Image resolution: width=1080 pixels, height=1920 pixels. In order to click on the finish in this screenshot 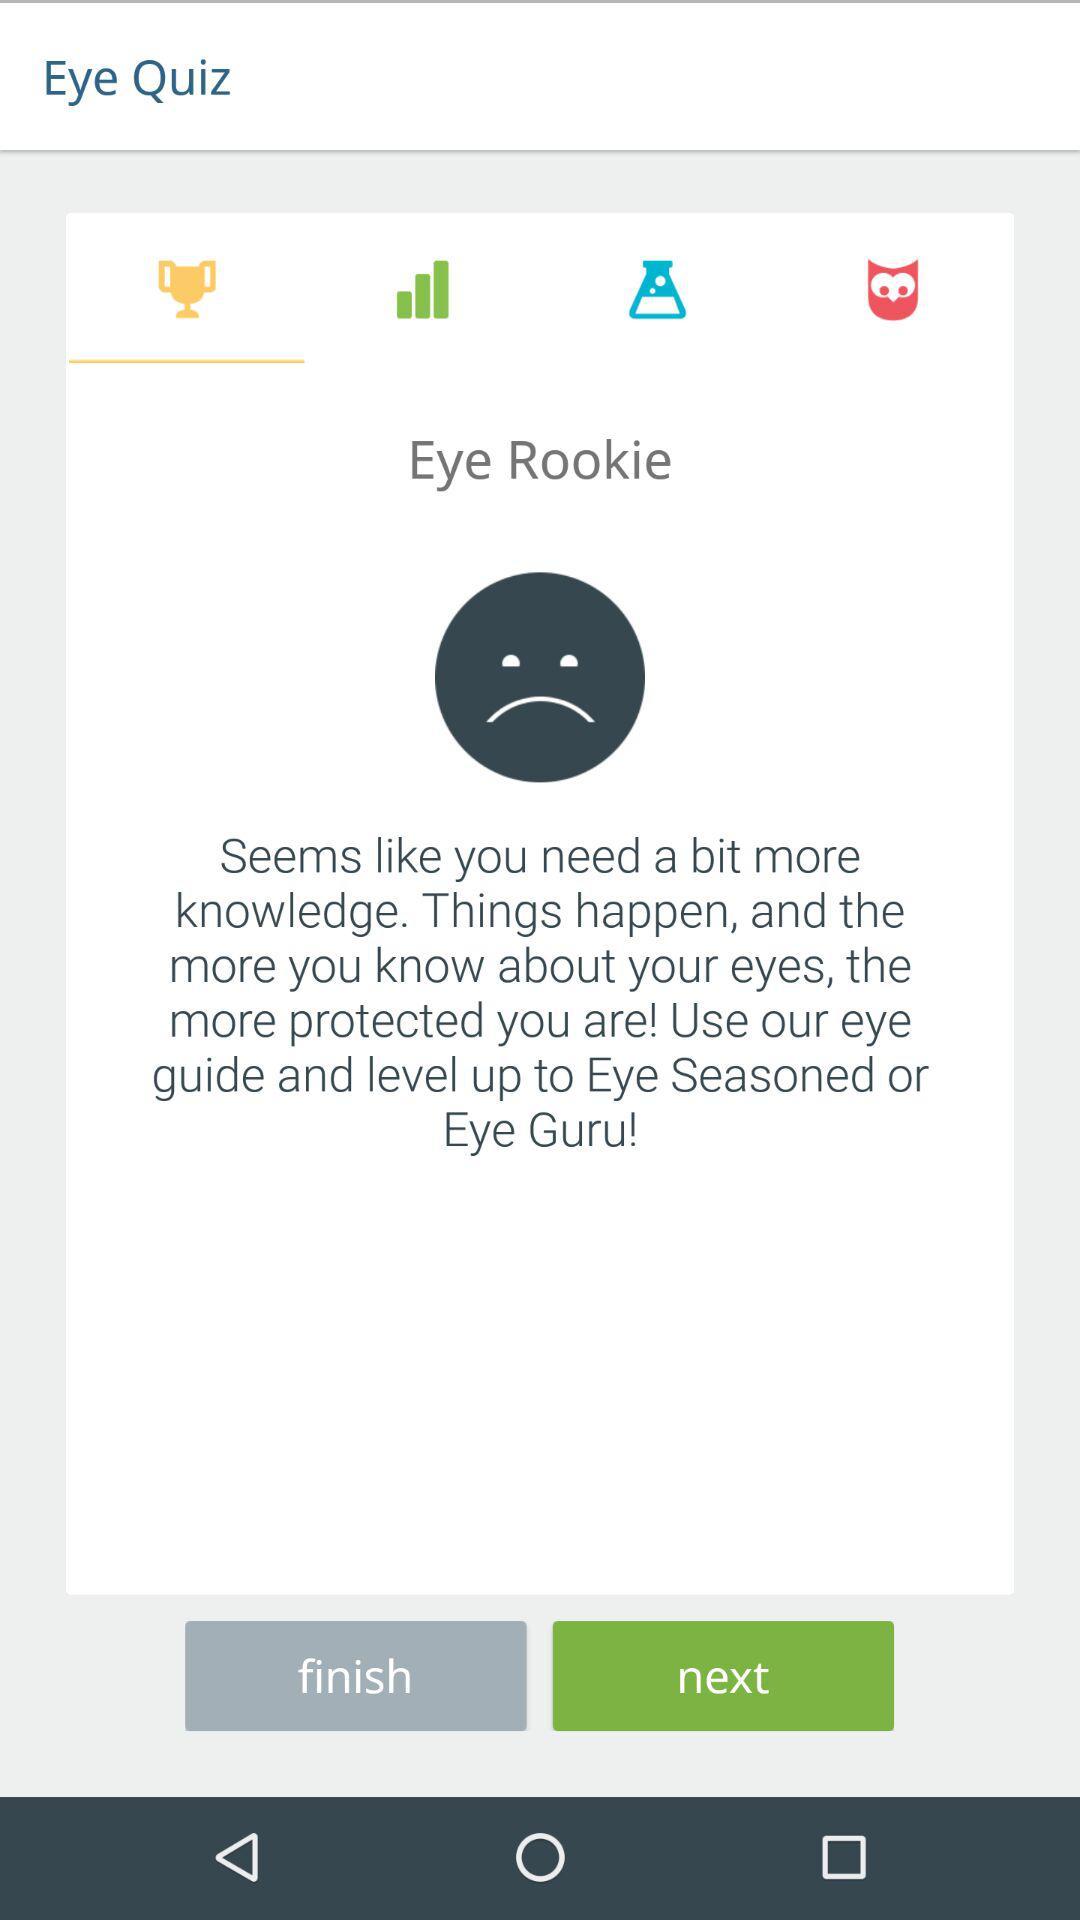, I will do `click(354, 1672)`.